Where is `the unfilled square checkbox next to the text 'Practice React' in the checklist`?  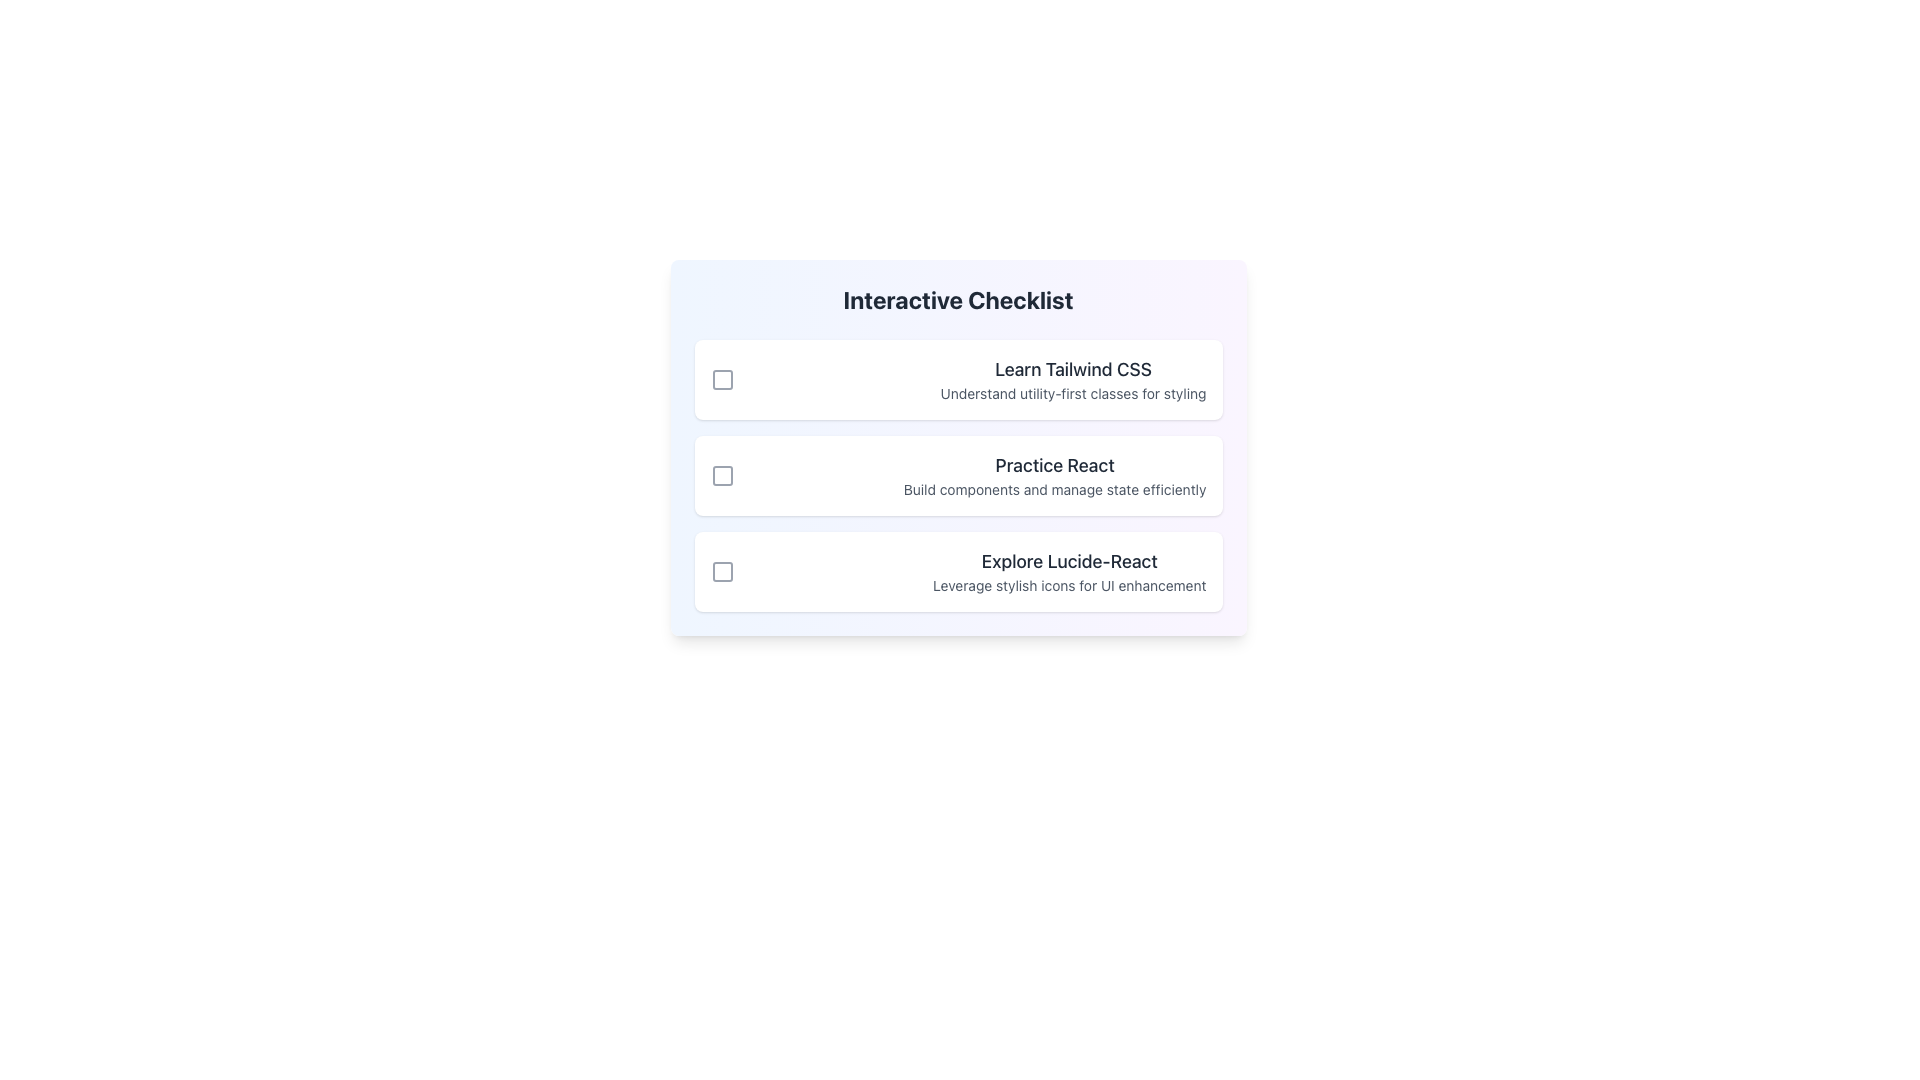
the unfilled square checkbox next to the text 'Practice React' in the checklist is located at coordinates (721, 475).